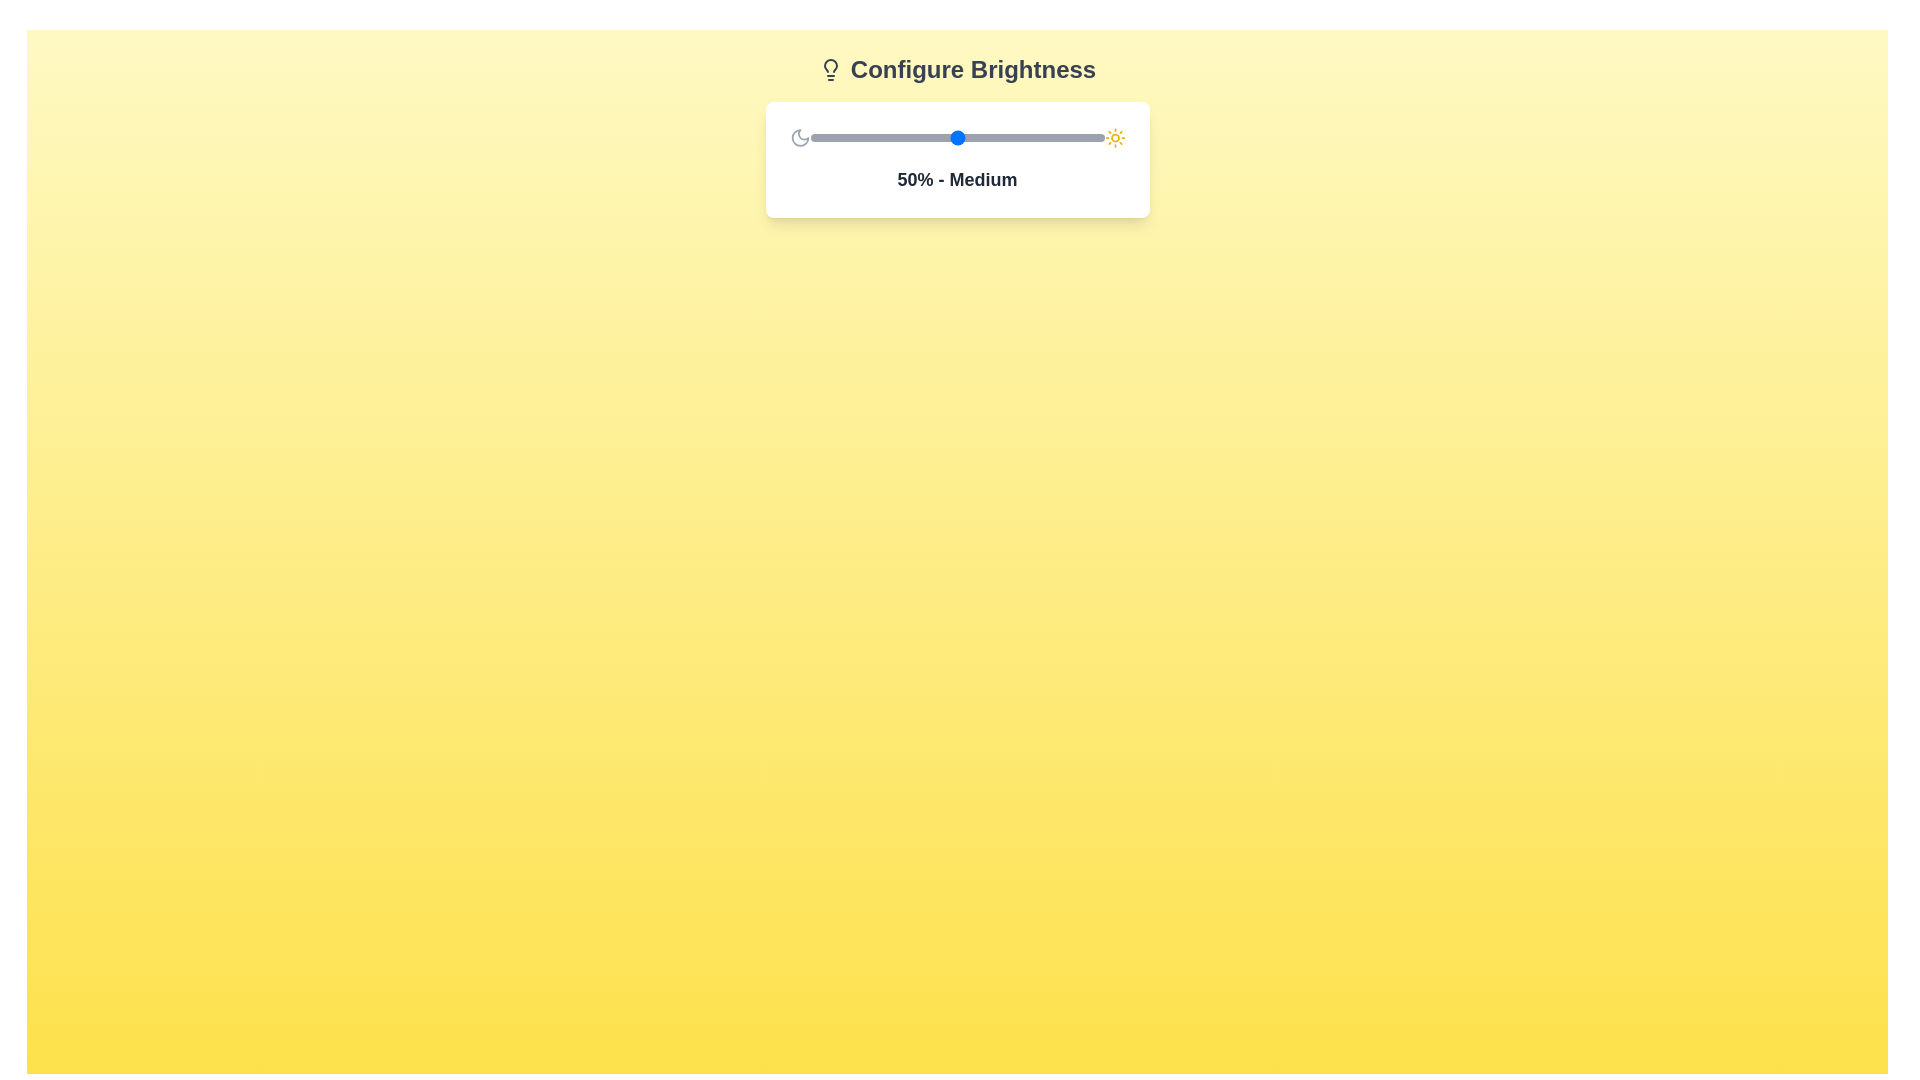  I want to click on the brightness slider to 61%, so click(989, 137).